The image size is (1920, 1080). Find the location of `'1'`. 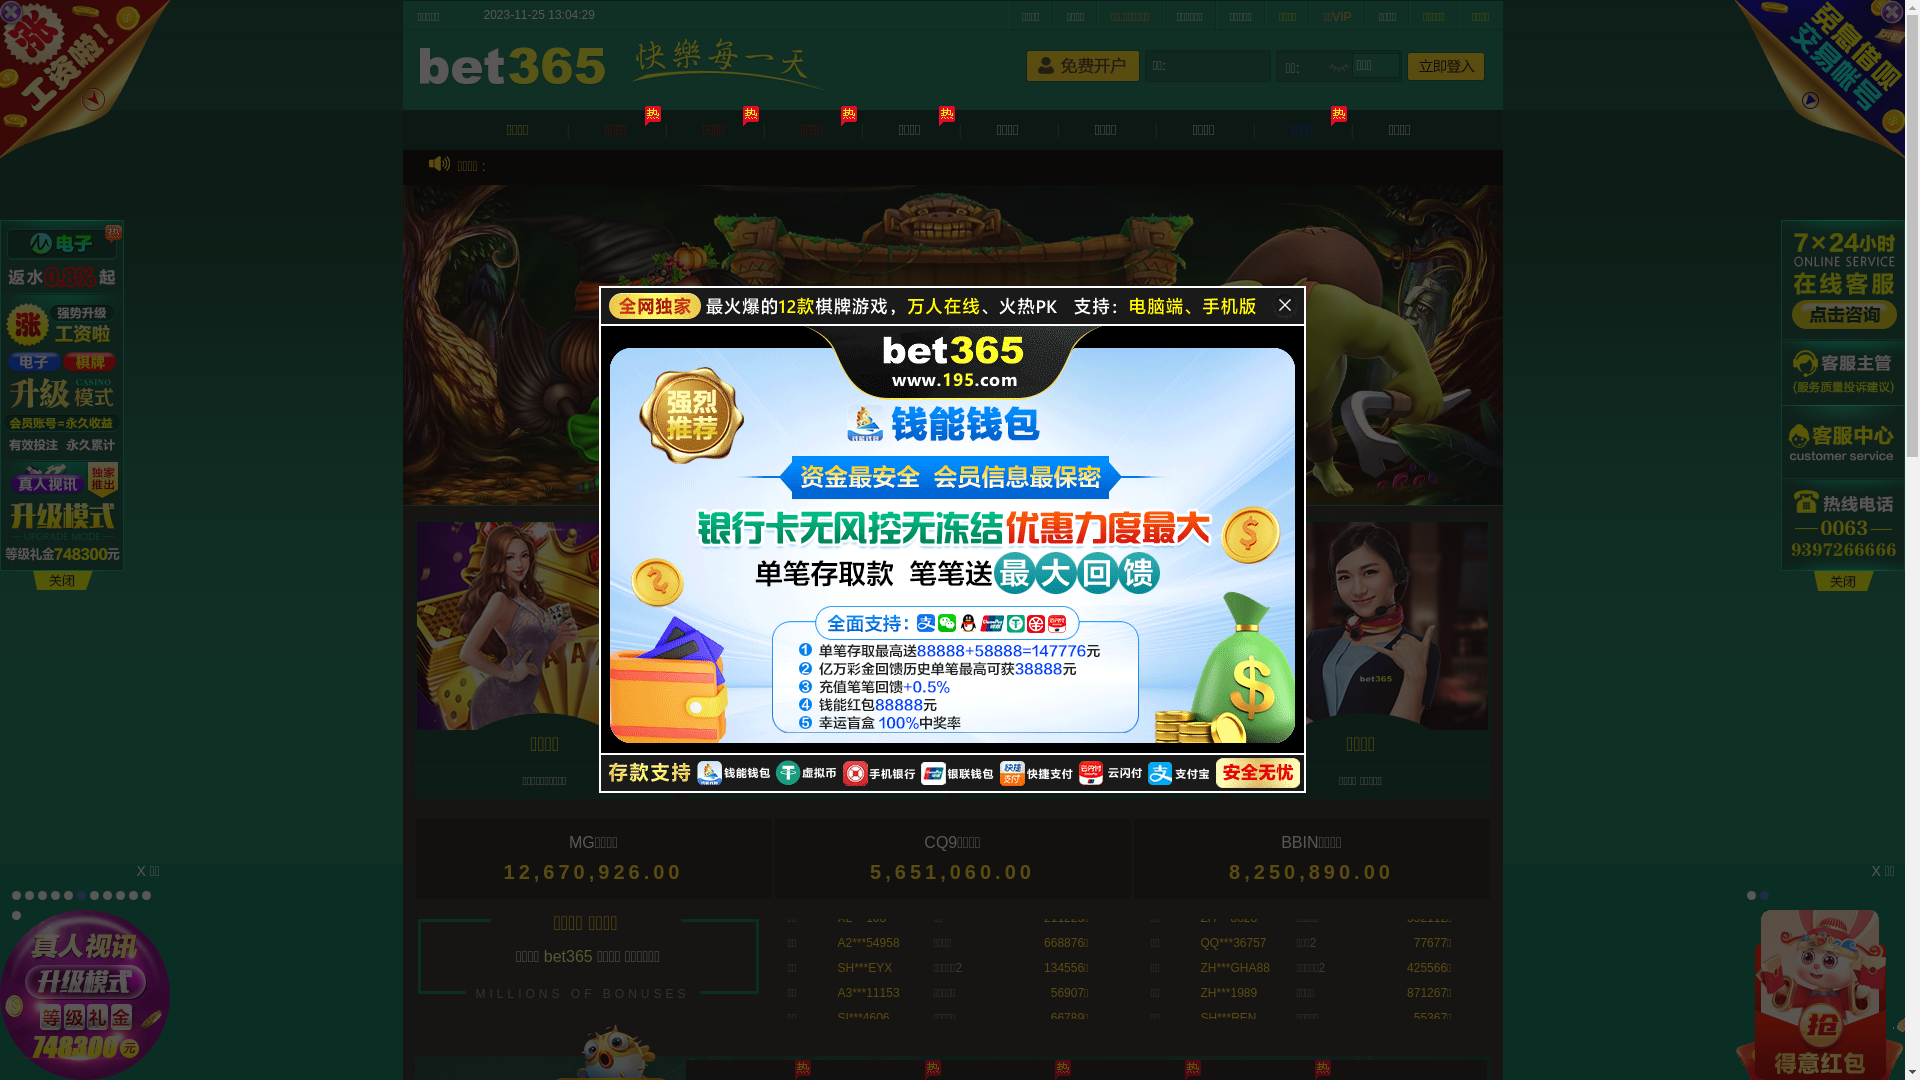

'1' is located at coordinates (16, 894).